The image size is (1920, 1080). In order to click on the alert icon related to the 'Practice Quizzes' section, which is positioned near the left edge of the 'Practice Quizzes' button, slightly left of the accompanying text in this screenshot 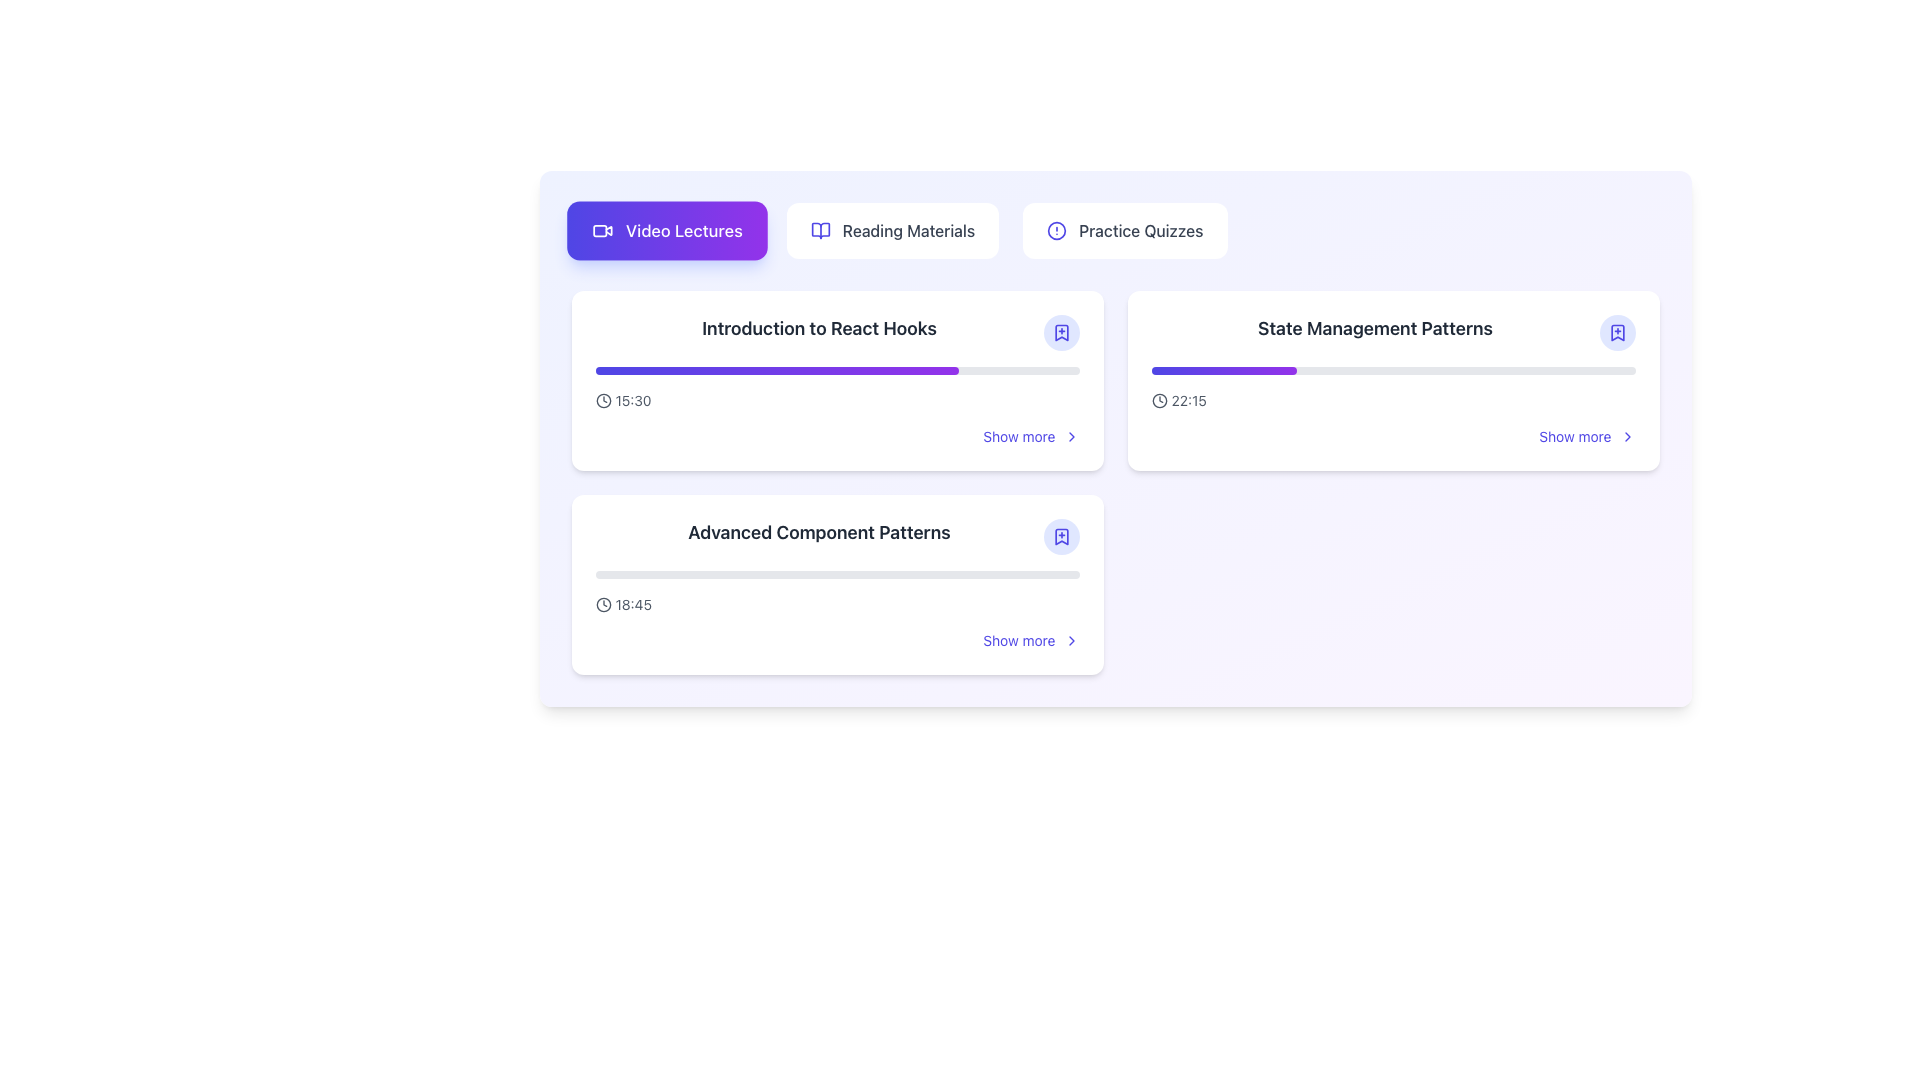, I will do `click(1056, 230)`.